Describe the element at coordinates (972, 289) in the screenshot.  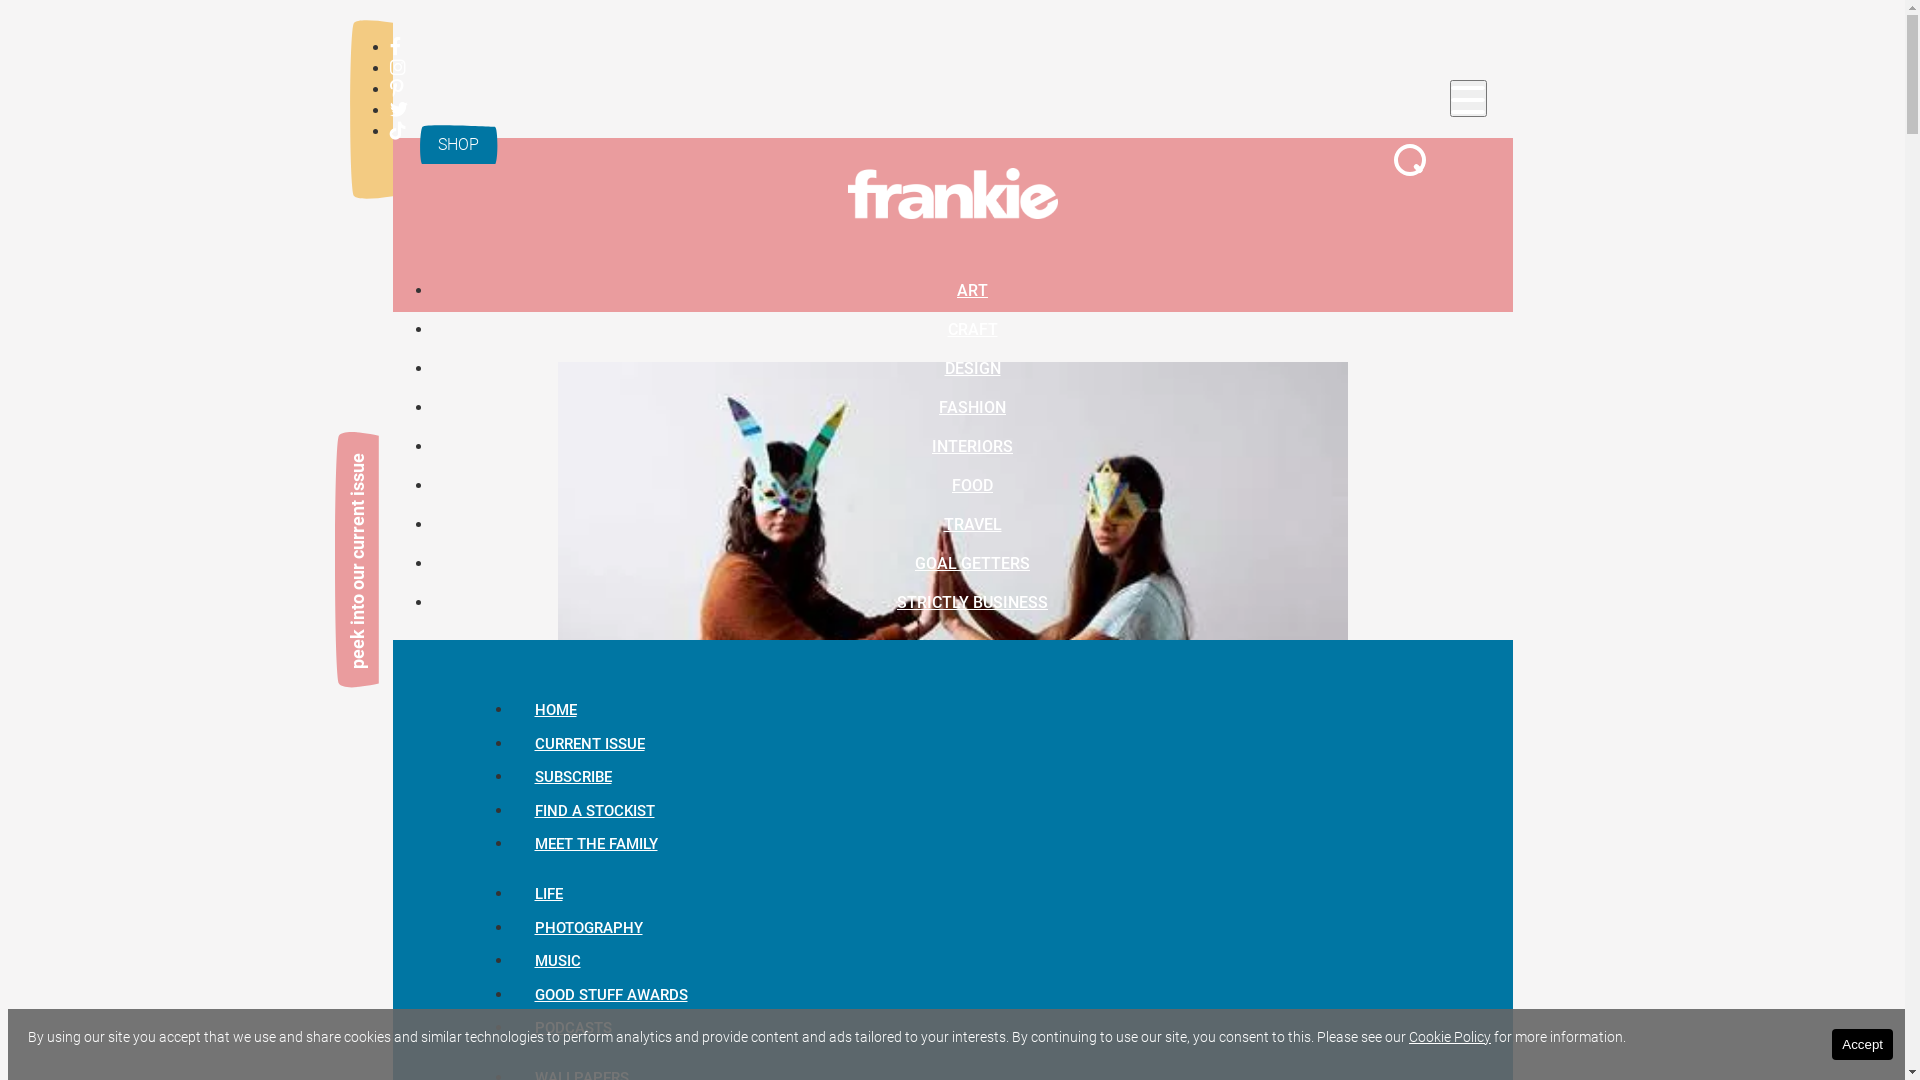
I see `'ART'` at that location.